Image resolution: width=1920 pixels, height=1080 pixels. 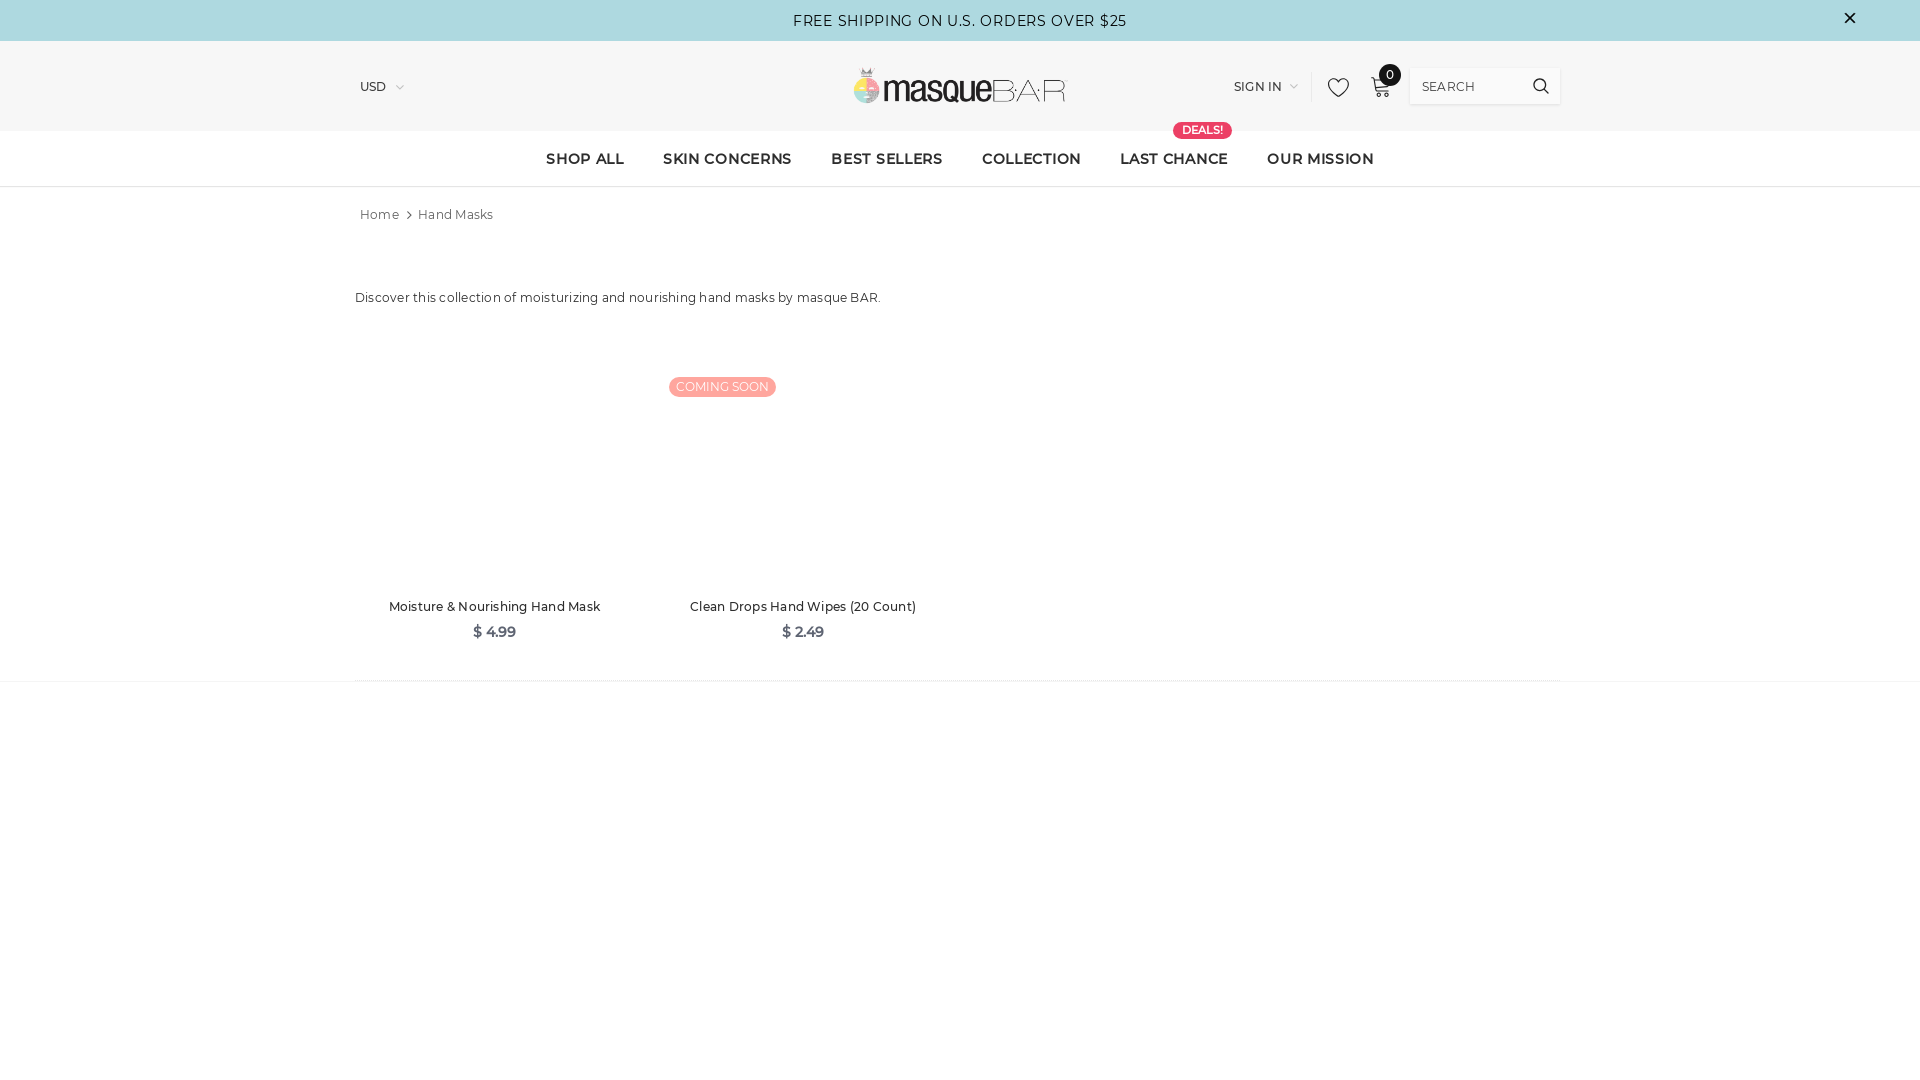 What do you see at coordinates (1031, 157) in the screenshot?
I see `'COLLECTION'` at bounding box center [1031, 157].